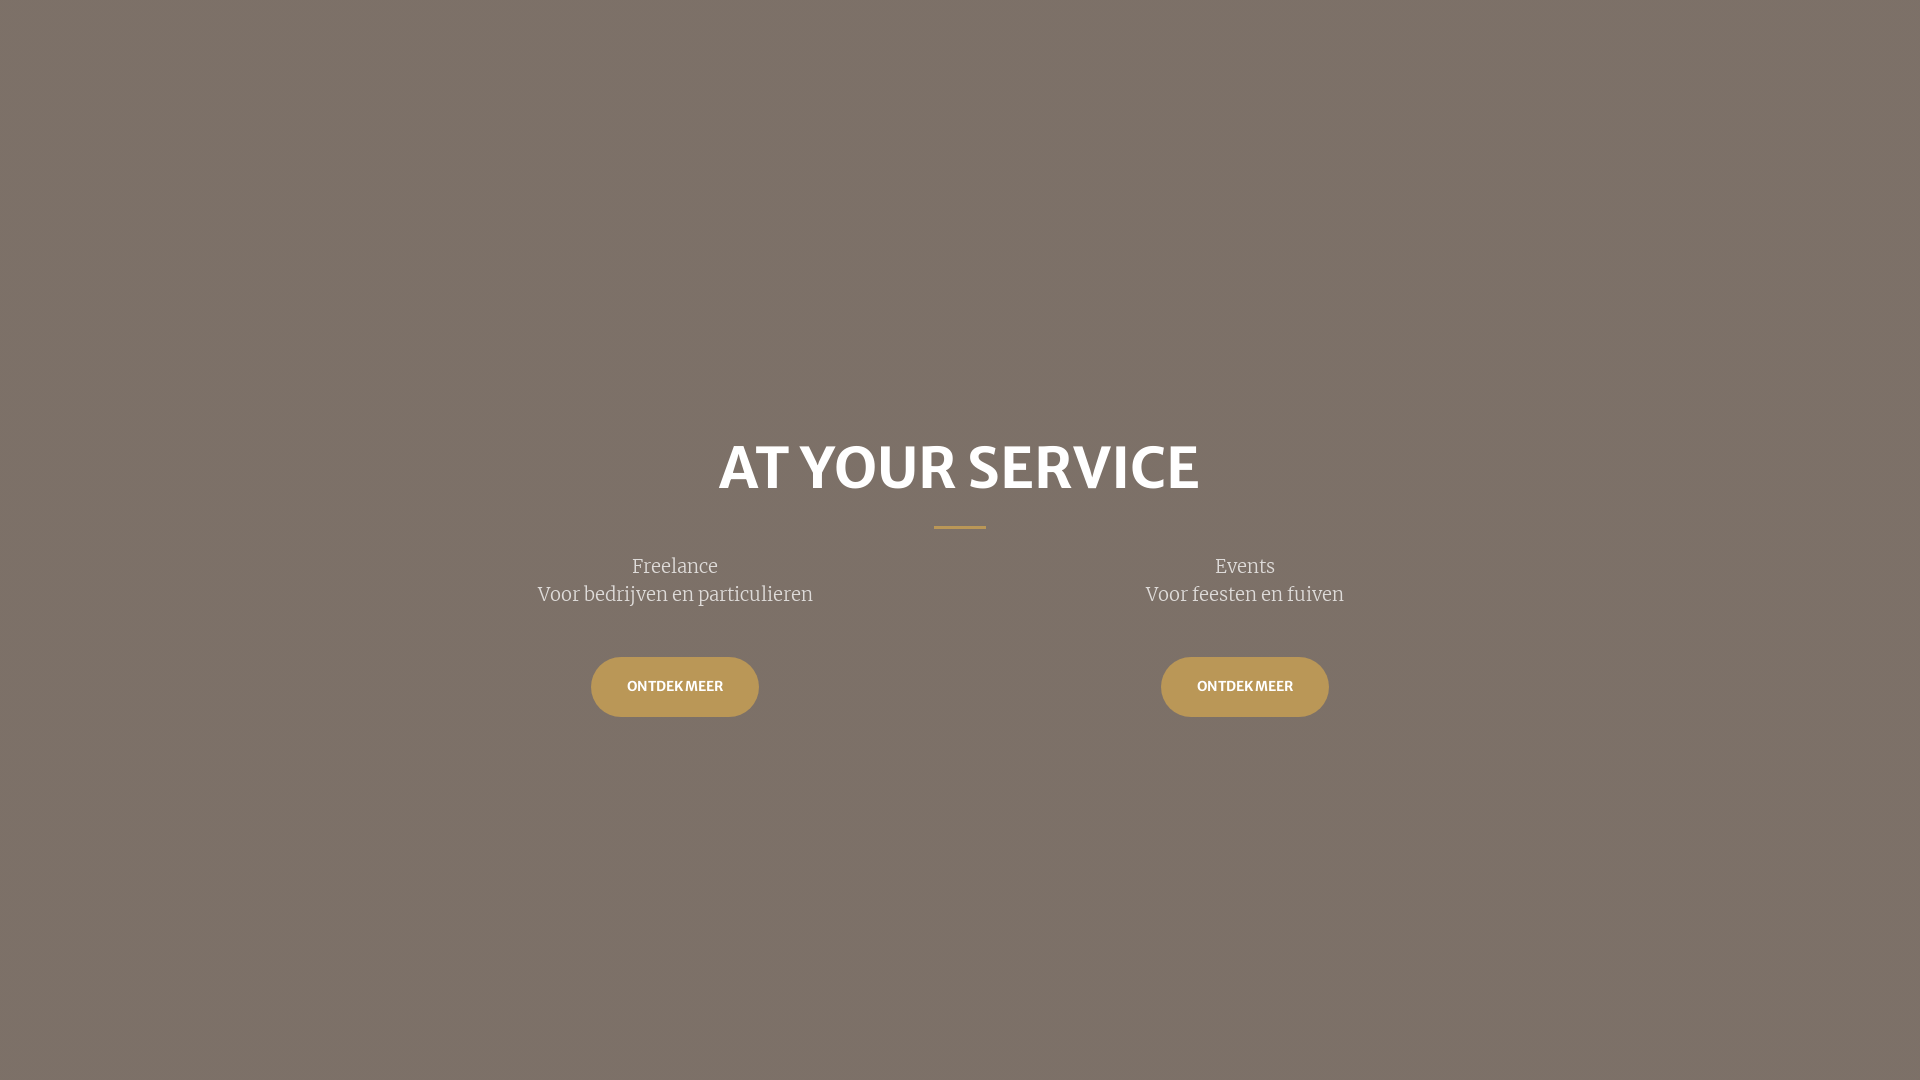  I want to click on 'ONTDEK MEER', so click(1243, 685).